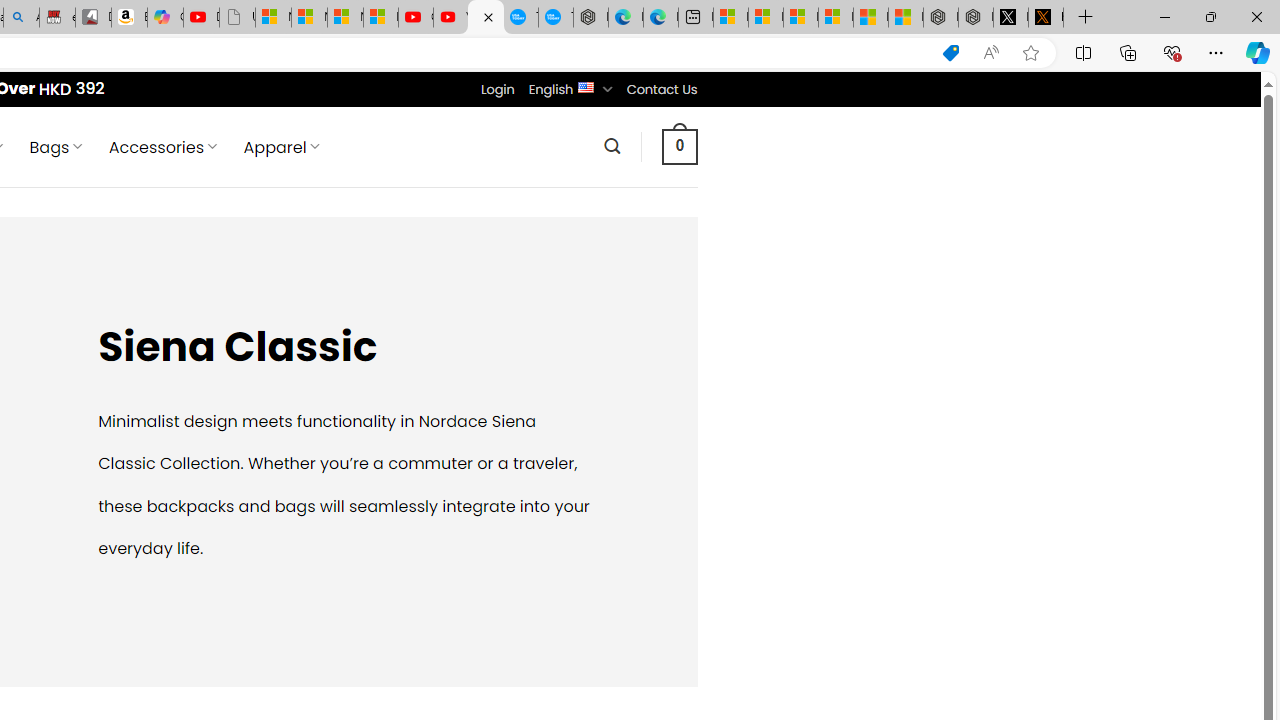 The height and width of the screenshot is (720, 1280). Describe the element at coordinates (450, 17) in the screenshot. I see `'YouTube Kids - An App Created for Kids to Explore Content'` at that location.